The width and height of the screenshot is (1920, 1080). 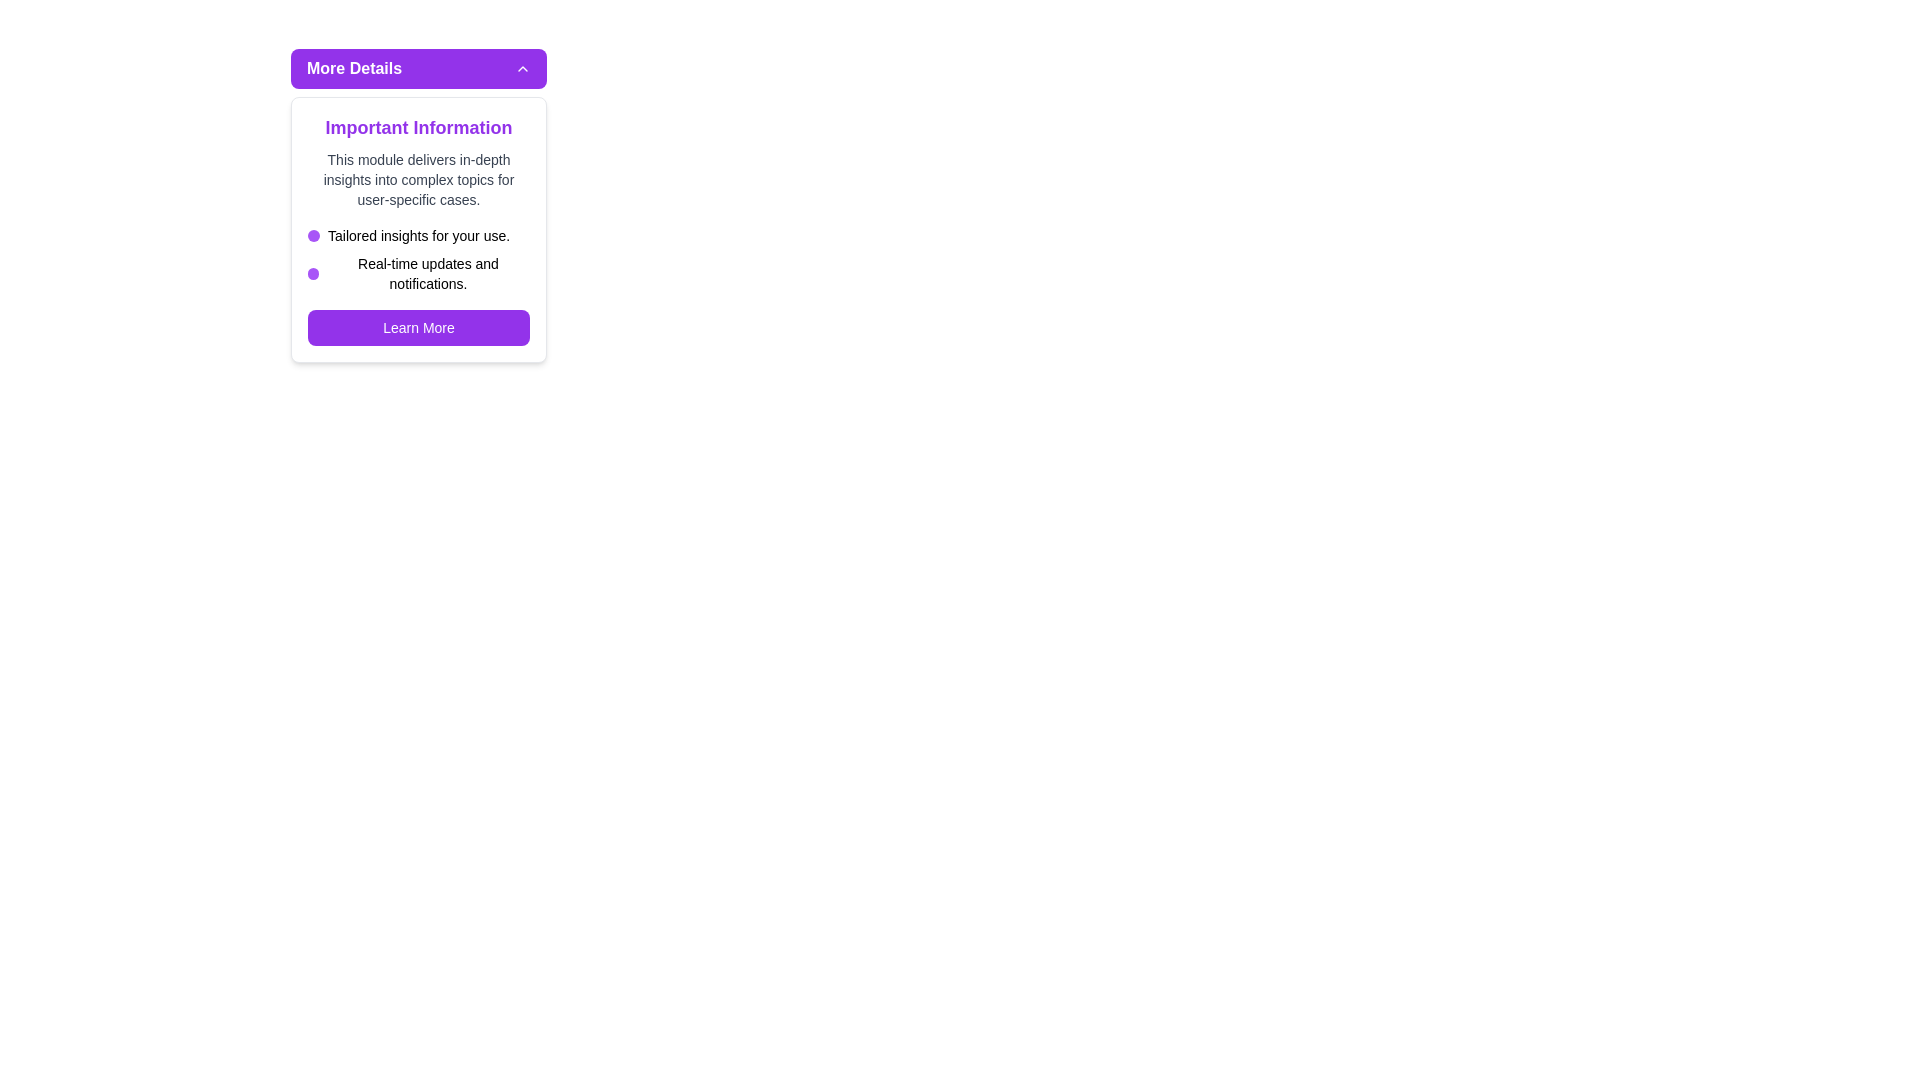 What do you see at coordinates (417, 273) in the screenshot?
I see `the second item in the vertically stacked list of notifications, which is descriptive text about real-time updates and notifications, located below a purple decorative icon` at bounding box center [417, 273].